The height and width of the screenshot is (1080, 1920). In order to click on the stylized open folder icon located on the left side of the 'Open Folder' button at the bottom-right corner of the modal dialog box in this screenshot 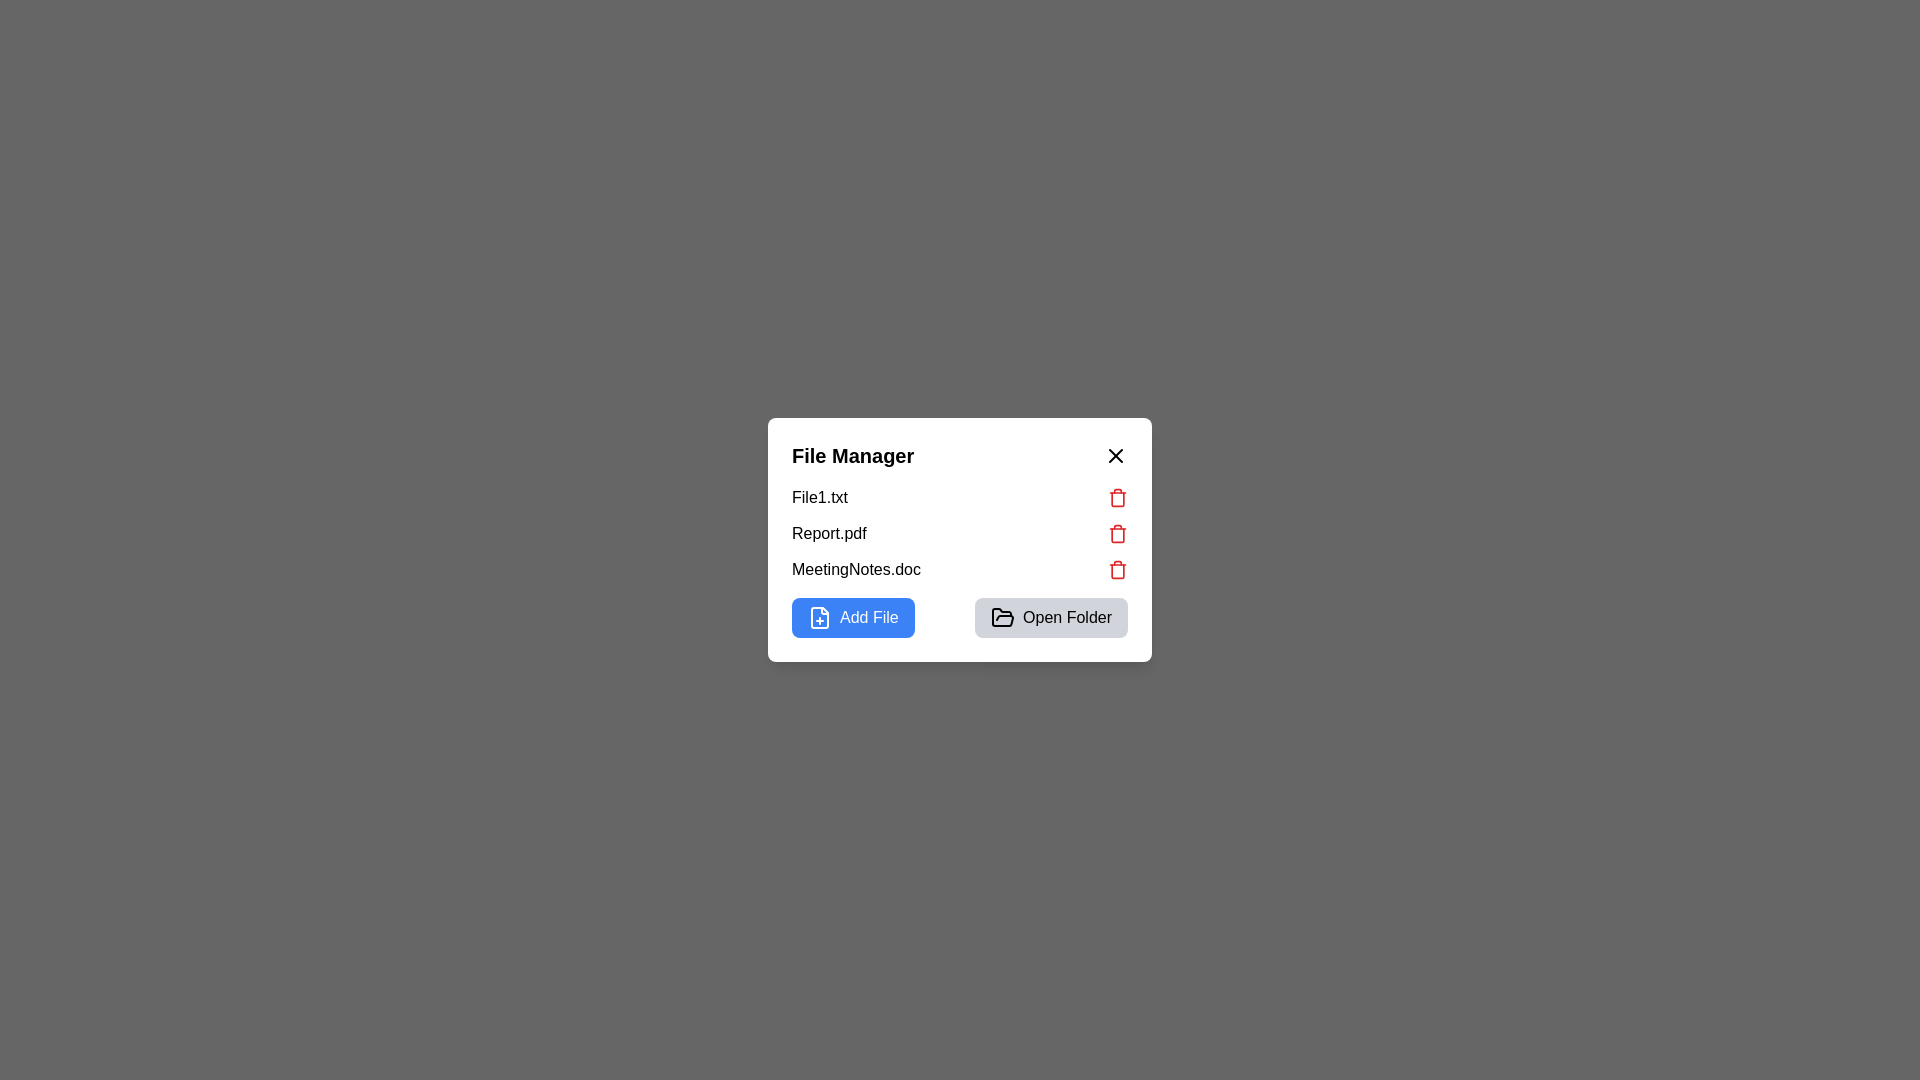, I will do `click(1003, 616)`.